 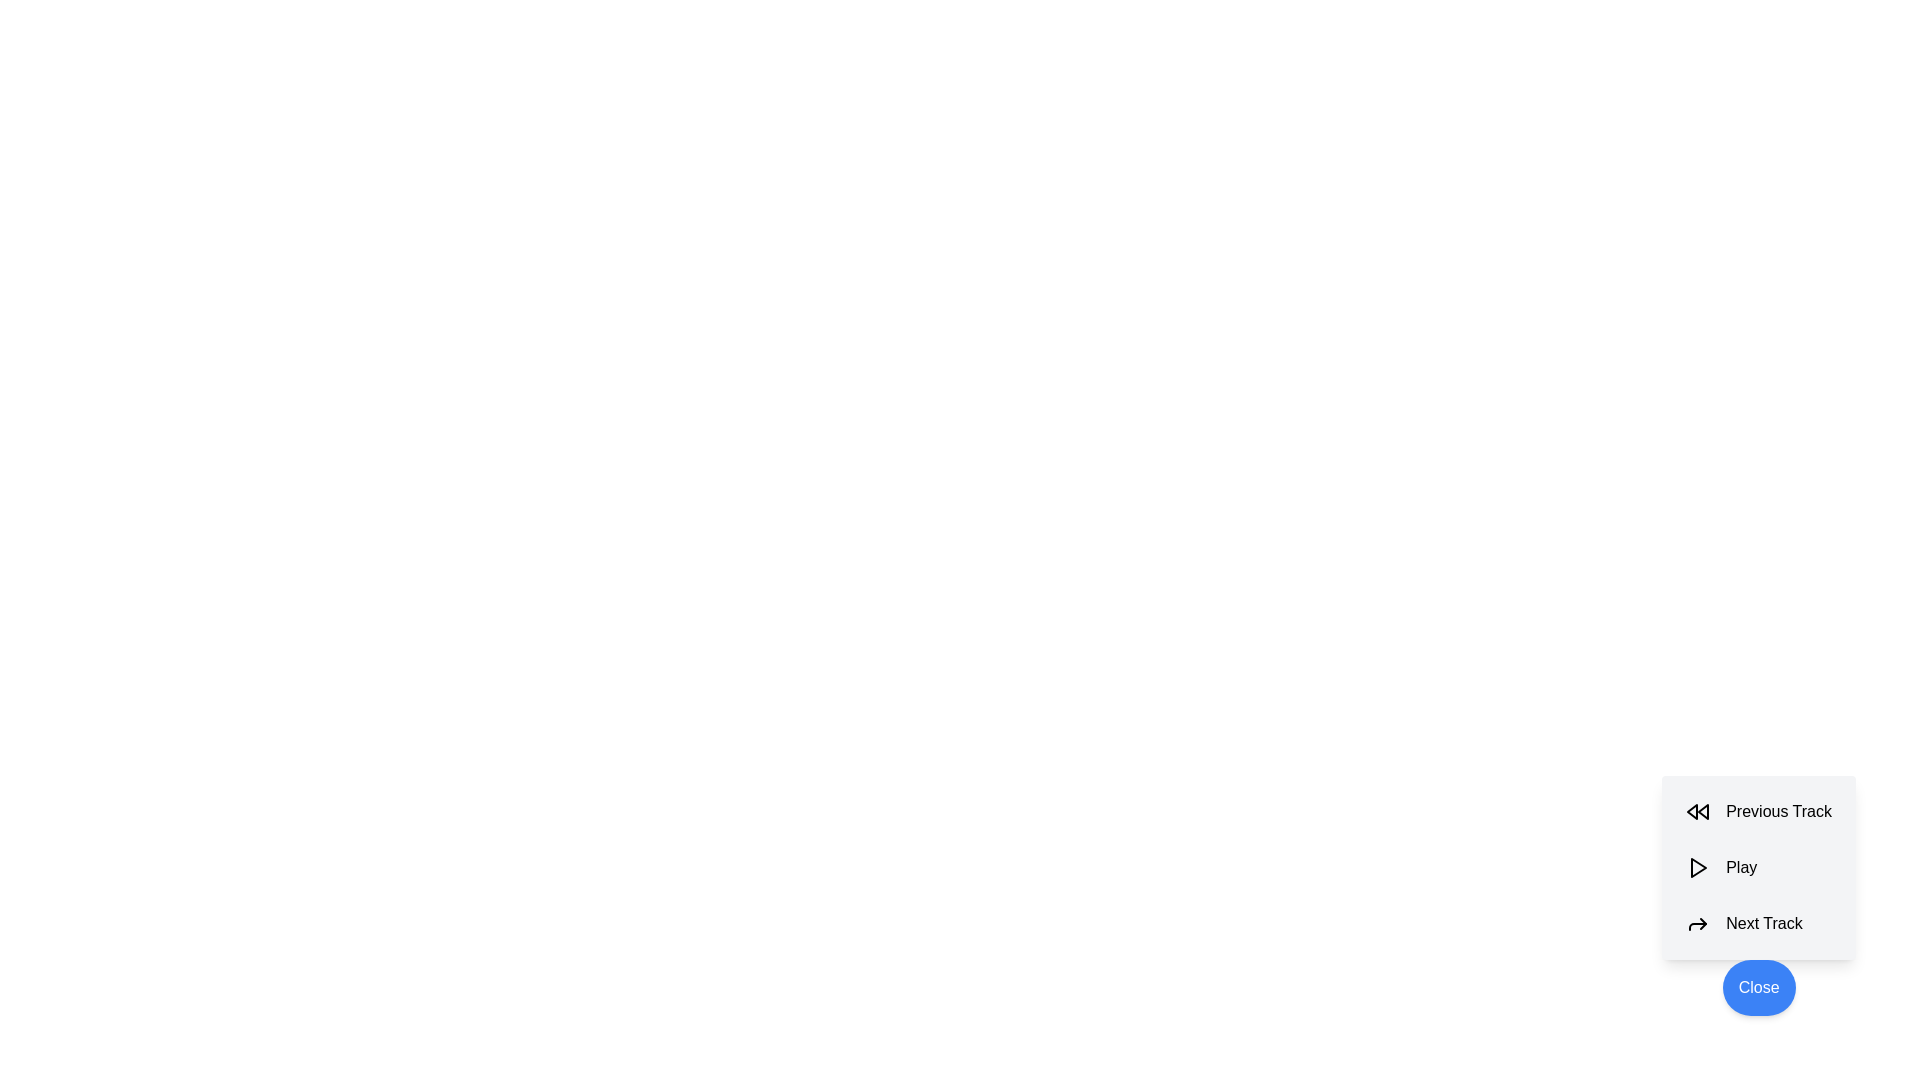 I want to click on the play icon button, so click(x=1697, y=866).